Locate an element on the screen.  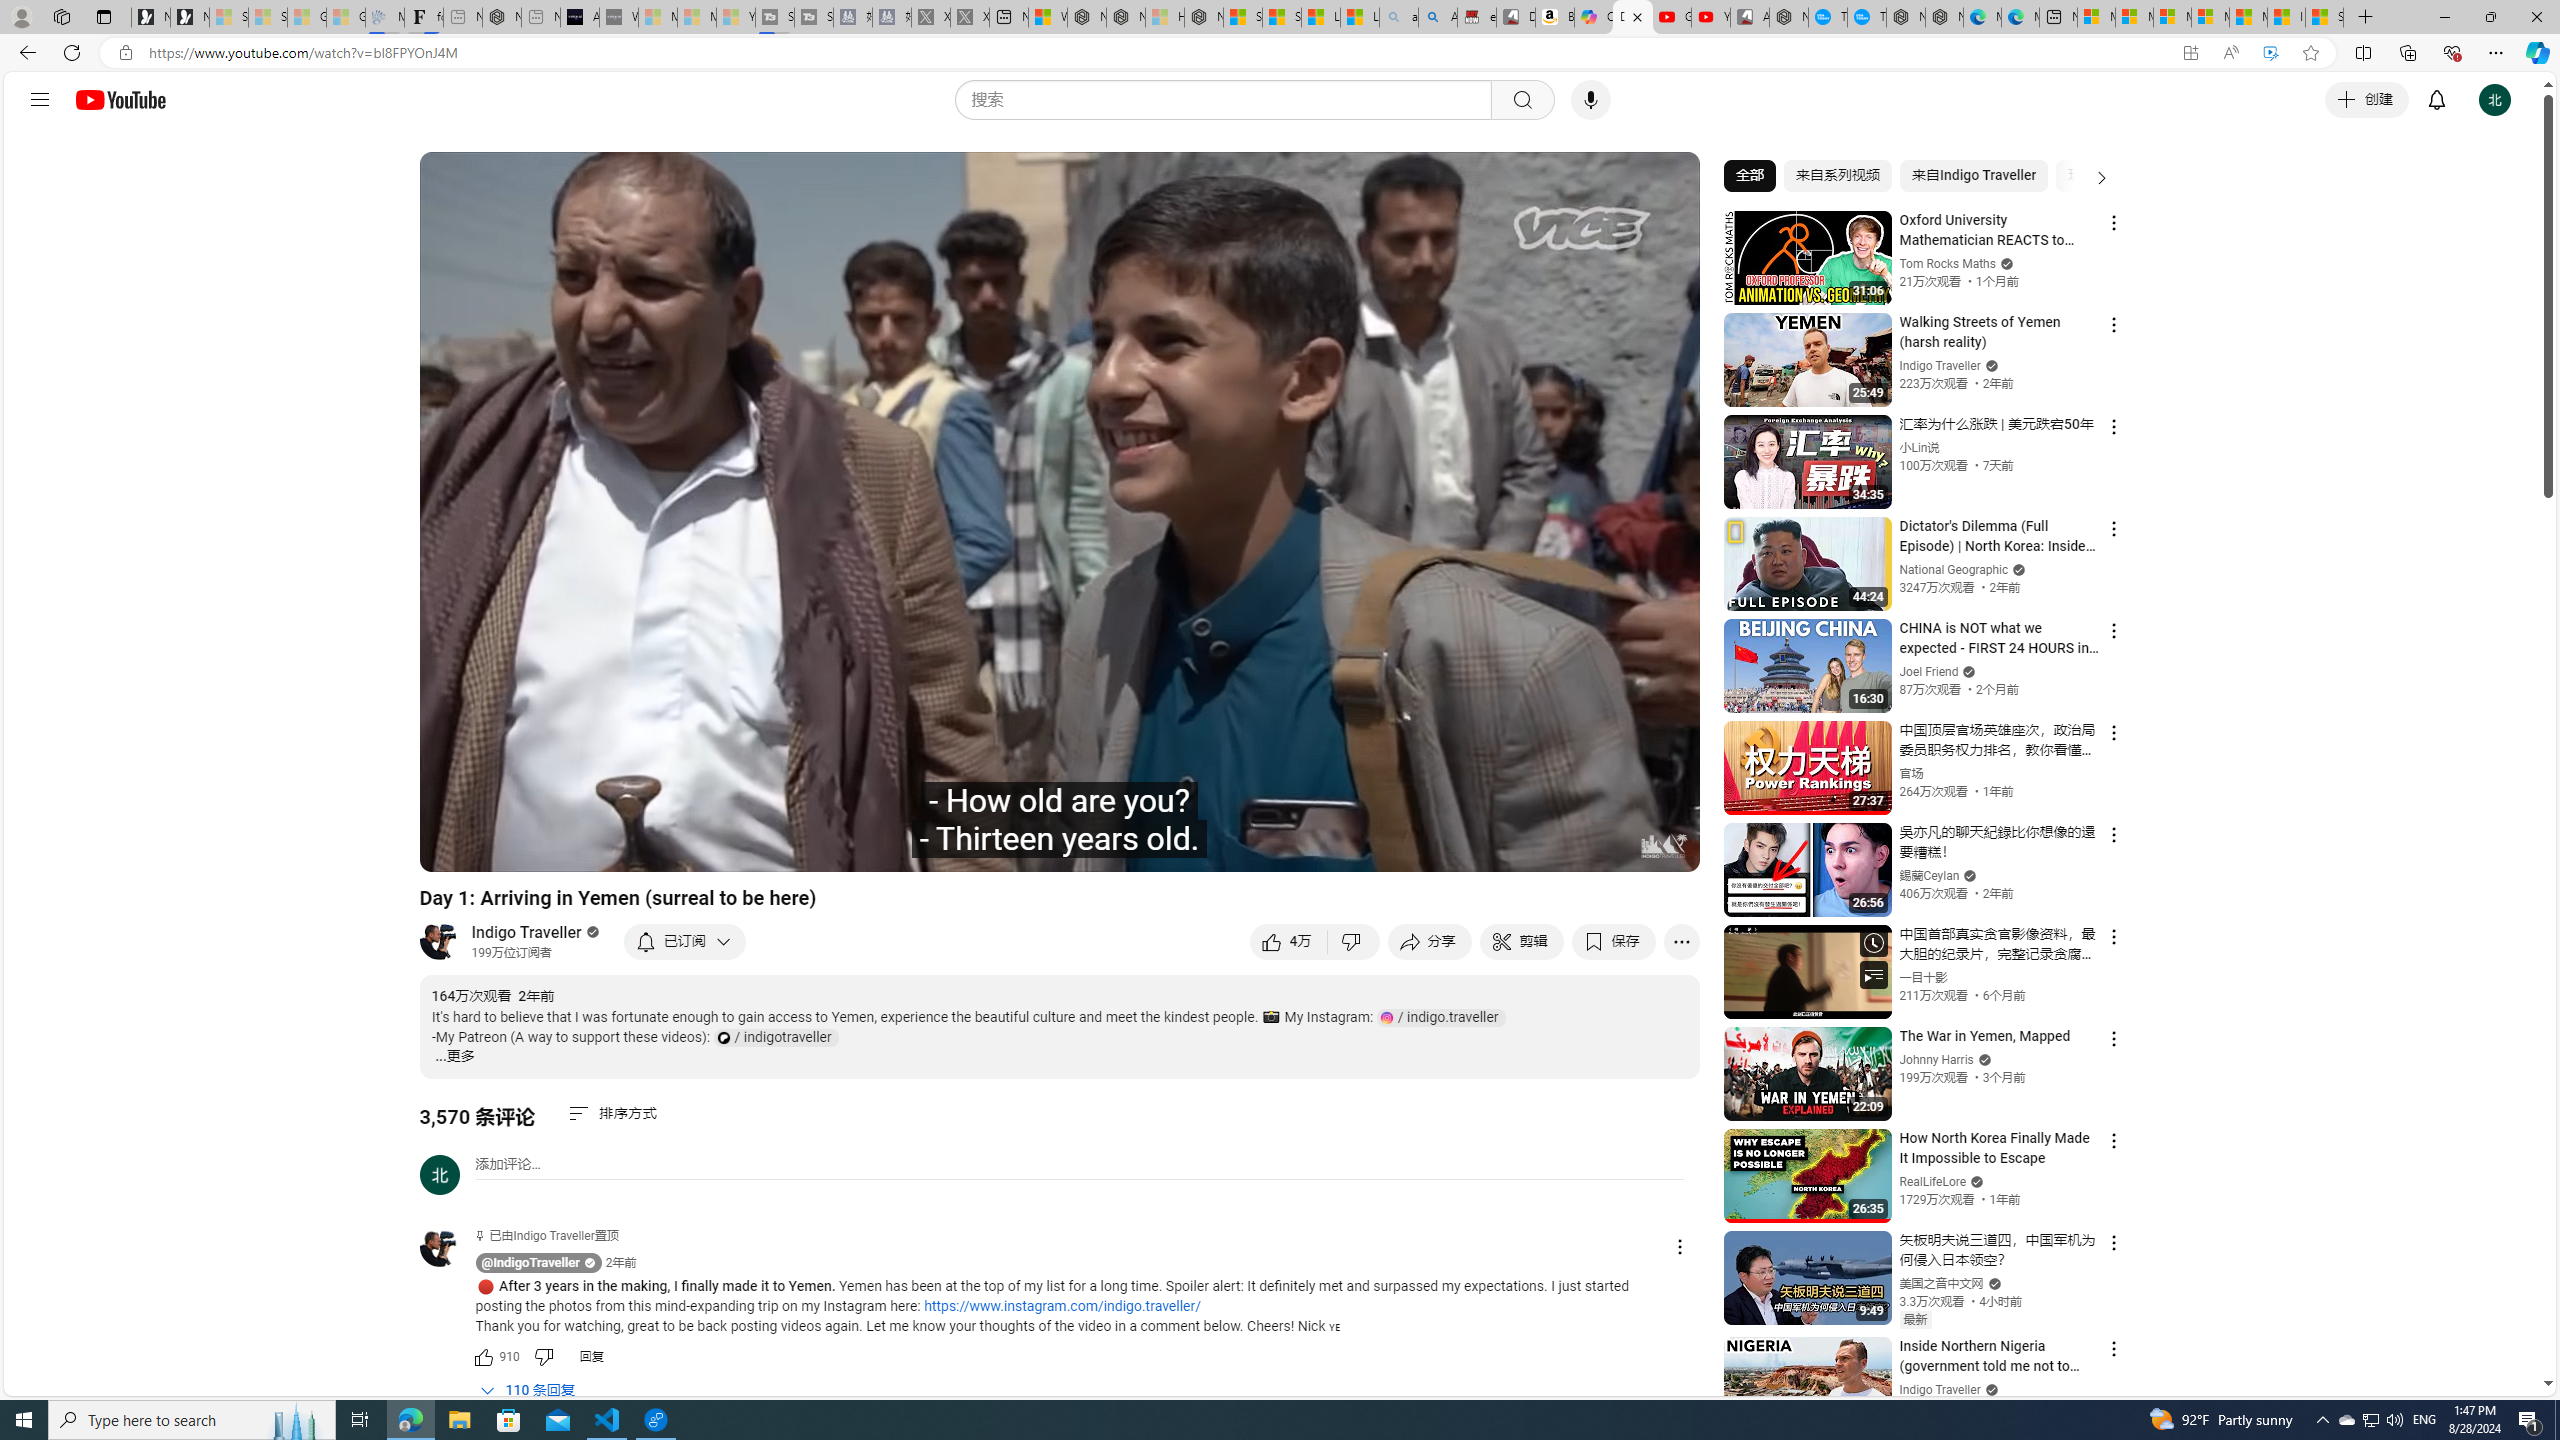
'Microsoft account | Microsoft Account Privacy Settings' is located at coordinates (2135, 16).